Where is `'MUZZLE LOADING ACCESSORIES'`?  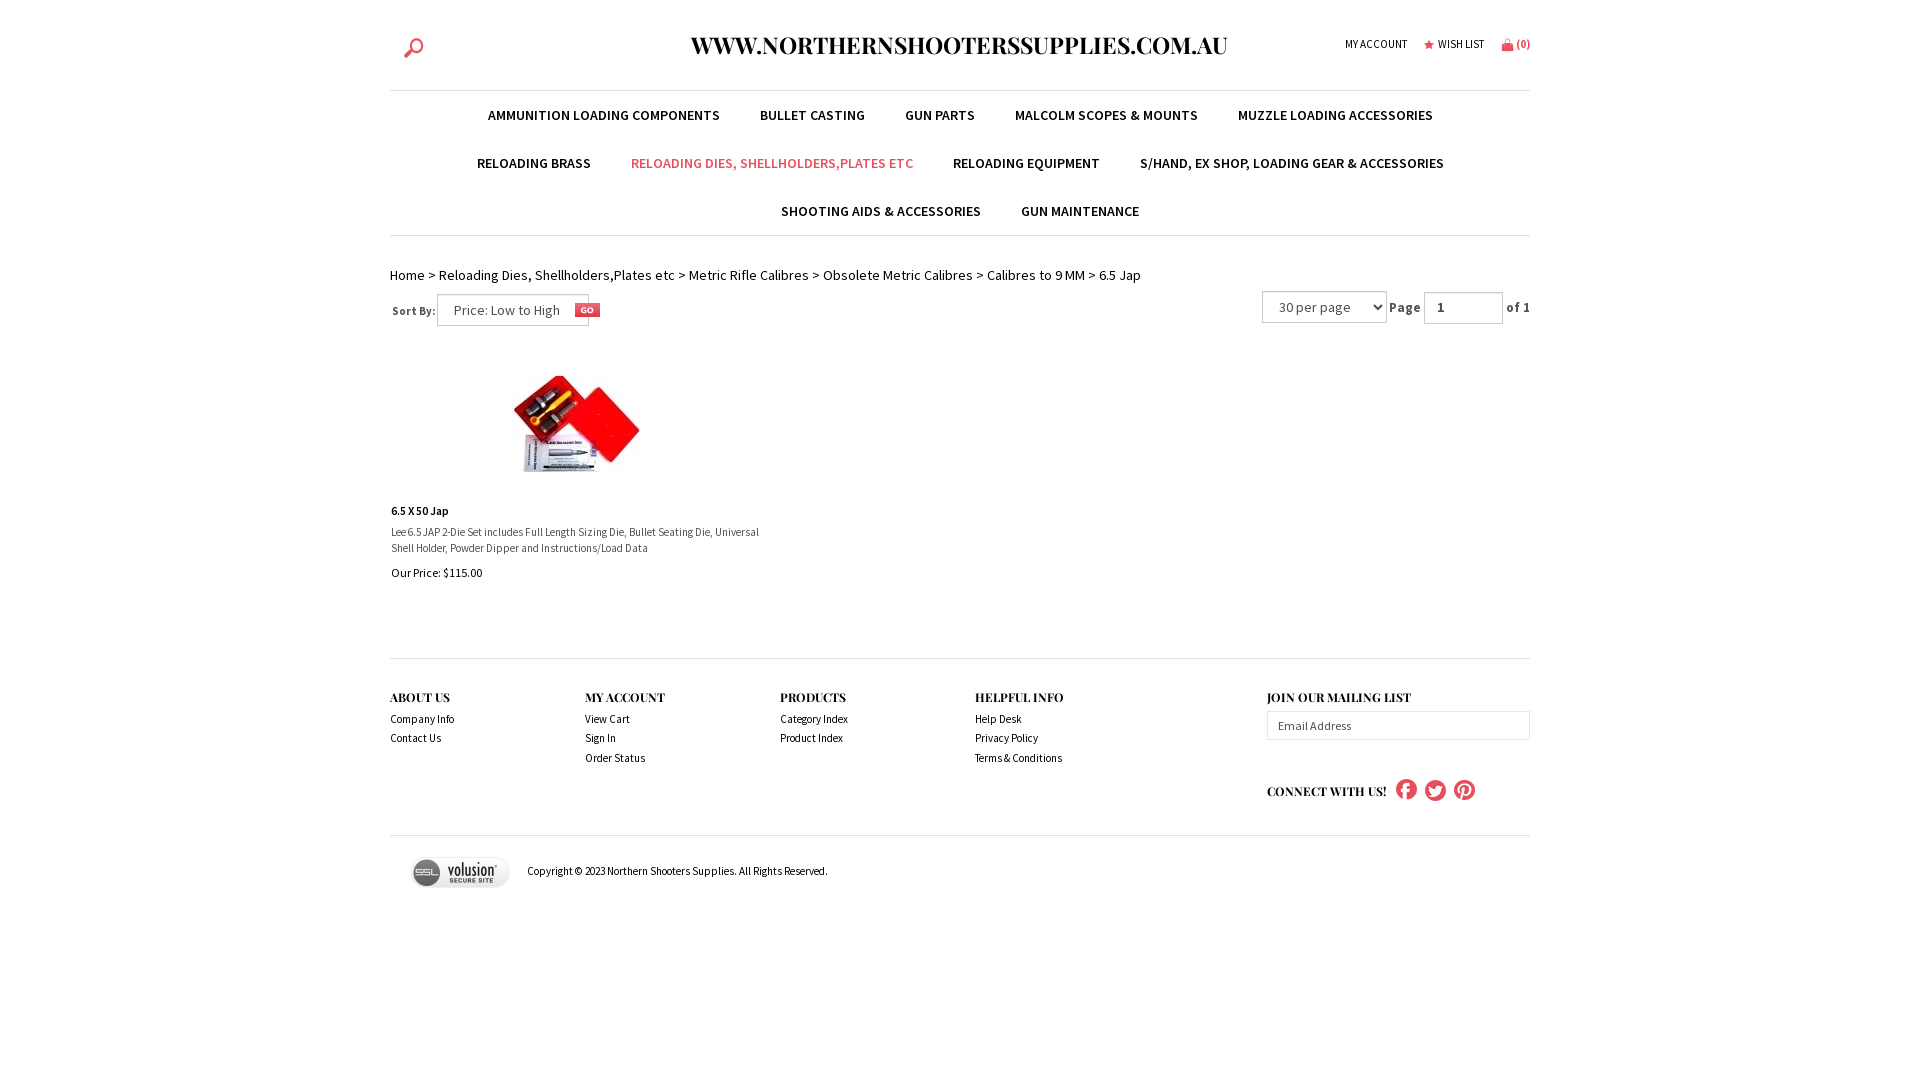 'MUZZLE LOADING ACCESSORIES' is located at coordinates (1335, 115).